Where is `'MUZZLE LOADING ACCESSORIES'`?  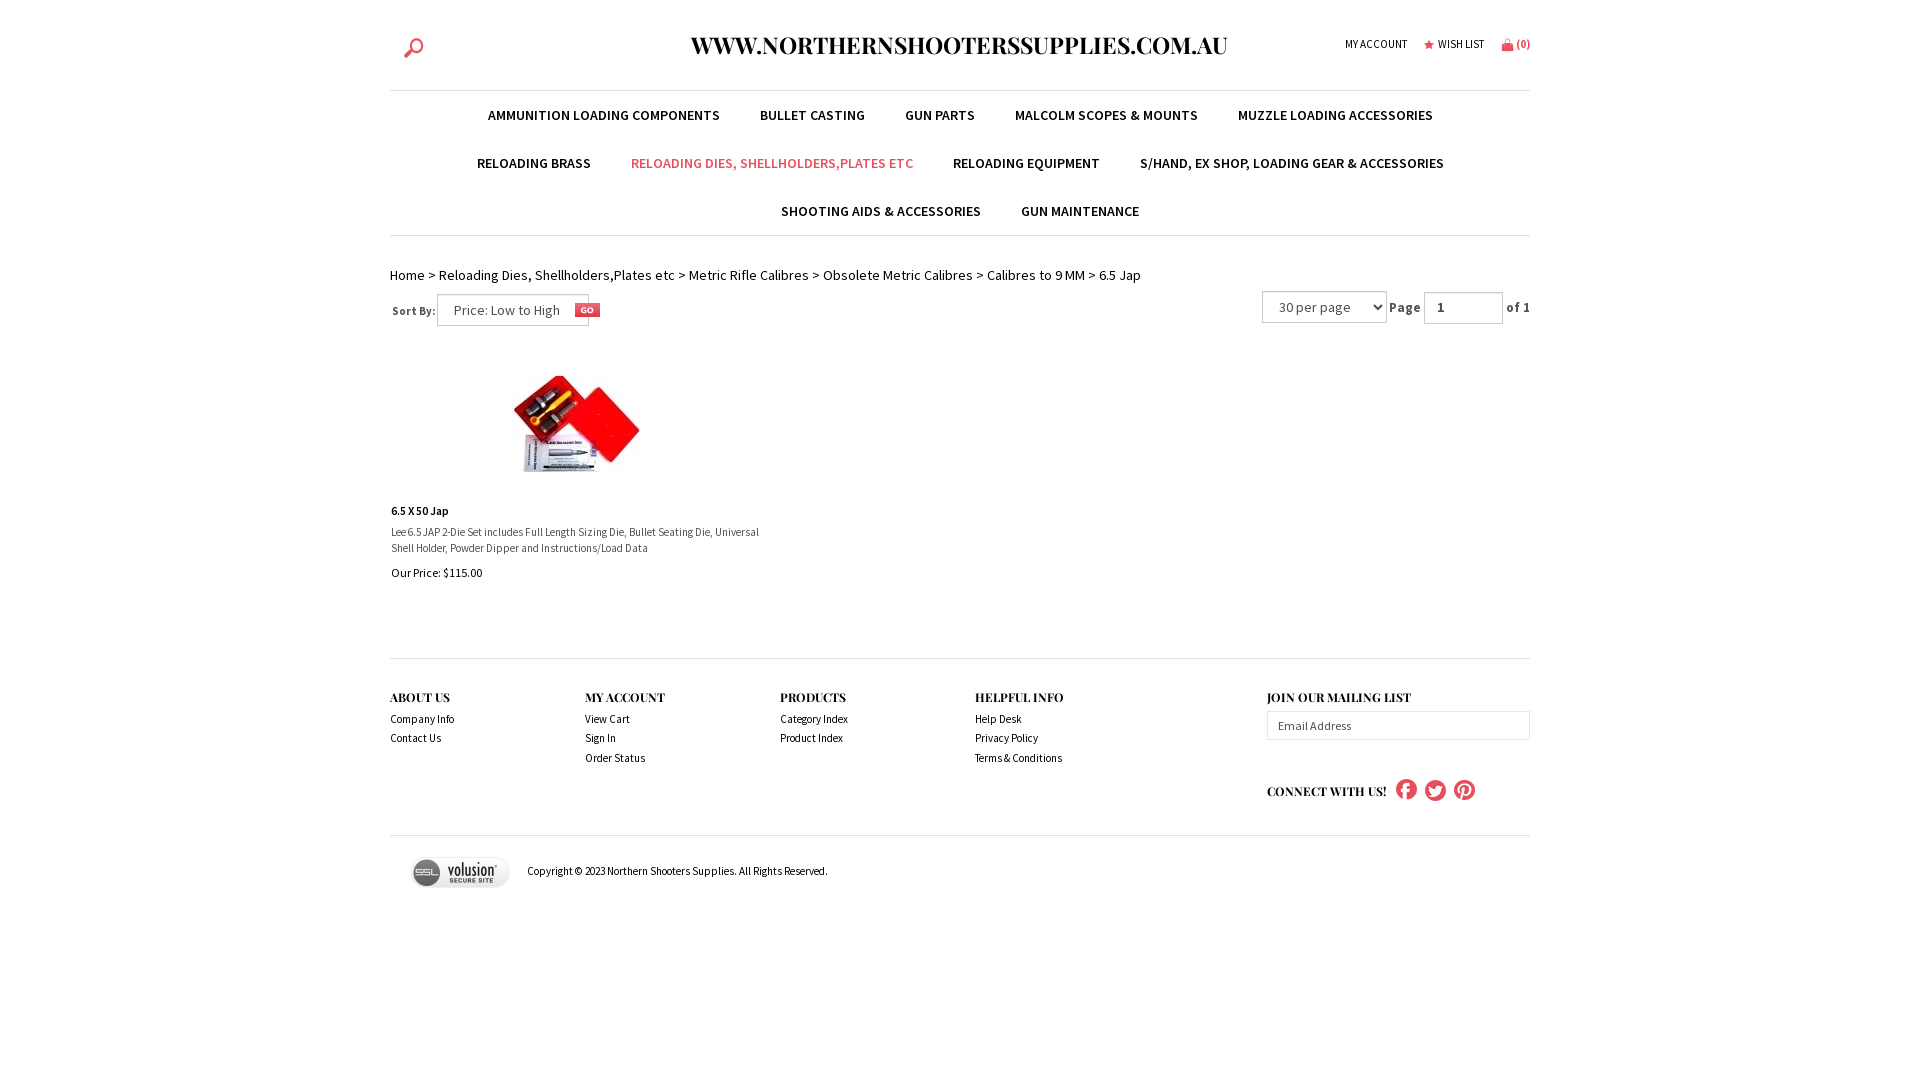 'MUZZLE LOADING ACCESSORIES' is located at coordinates (1335, 115).